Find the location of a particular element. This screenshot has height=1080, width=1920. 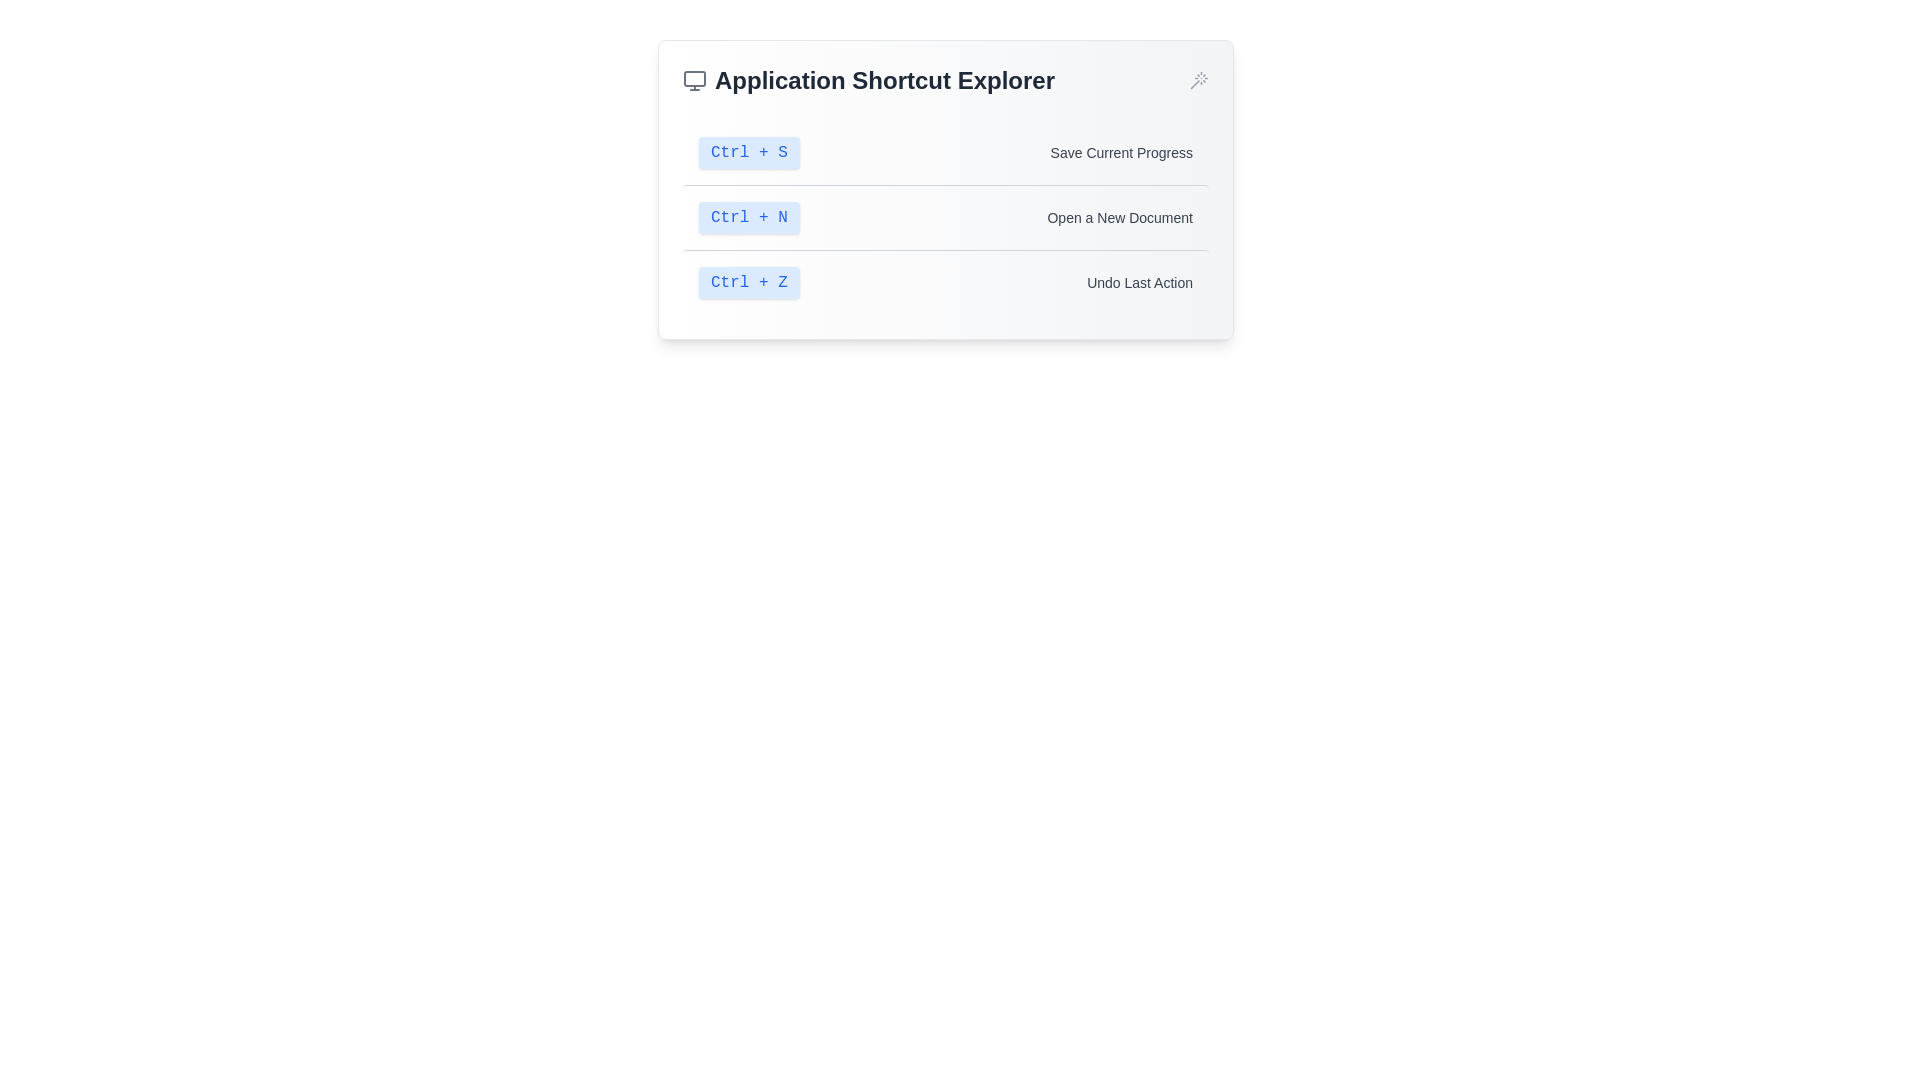

the text label that reads 'Undo Last Action', which is styled in gray and positioned next to the shortcut 'Ctrl + Z' within the 'Application Shortcut Explorer' panel is located at coordinates (1140, 282).